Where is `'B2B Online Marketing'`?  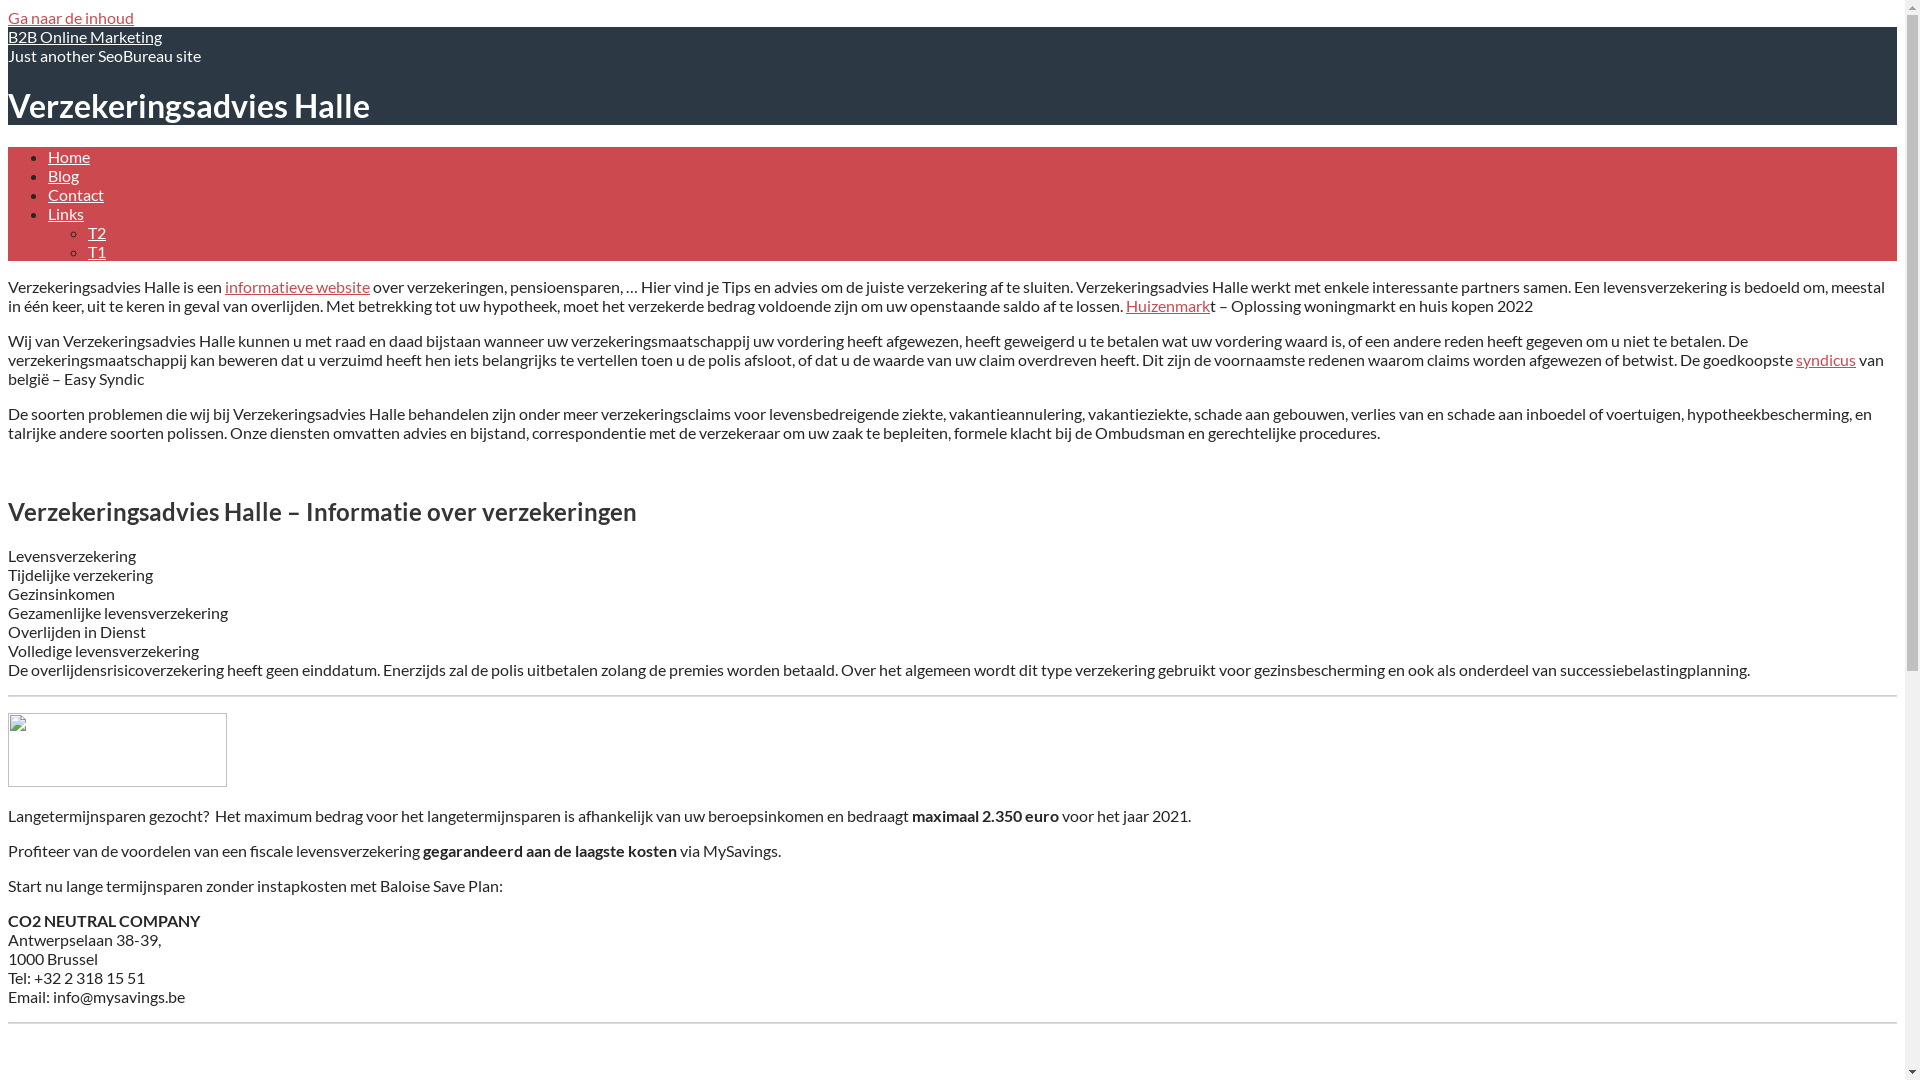
'B2B Online Marketing' is located at coordinates (8, 36).